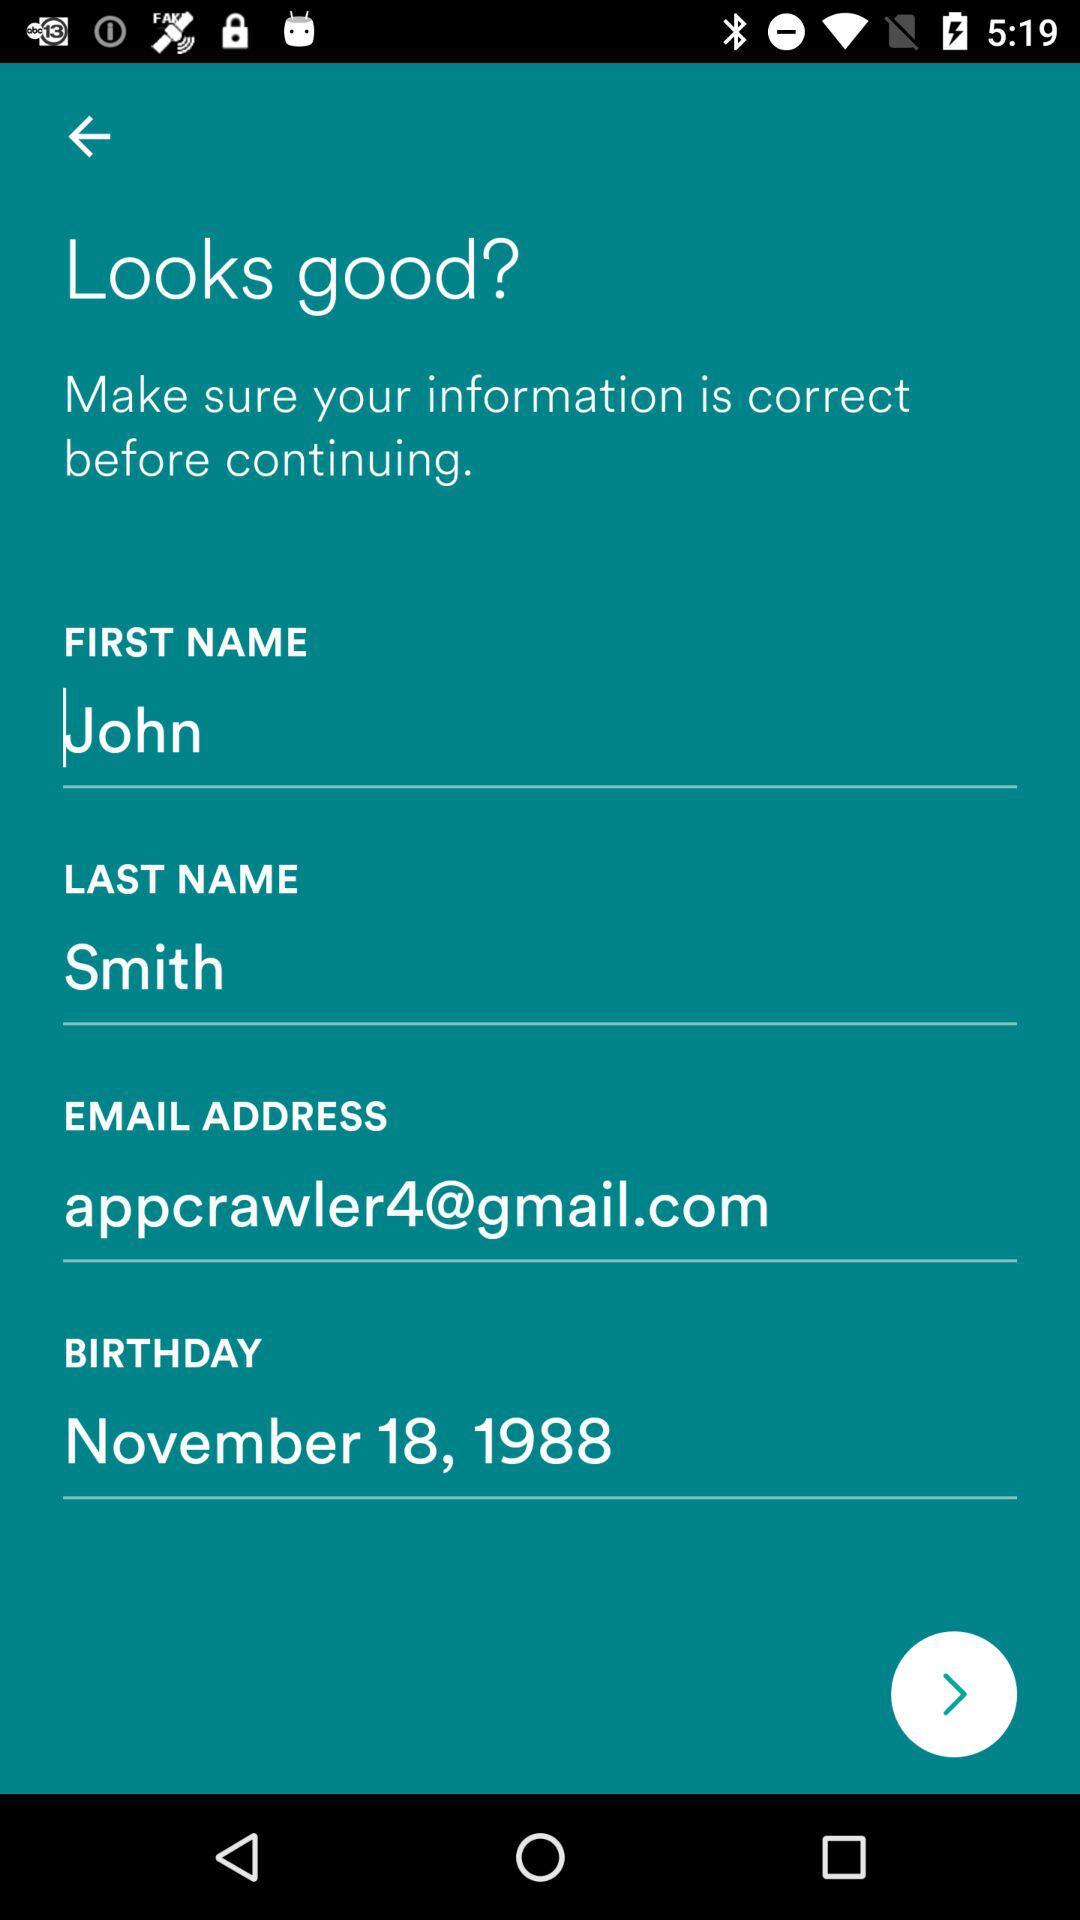 The width and height of the screenshot is (1080, 1920). I want to click on icon above the last name item, so click(540, 726).